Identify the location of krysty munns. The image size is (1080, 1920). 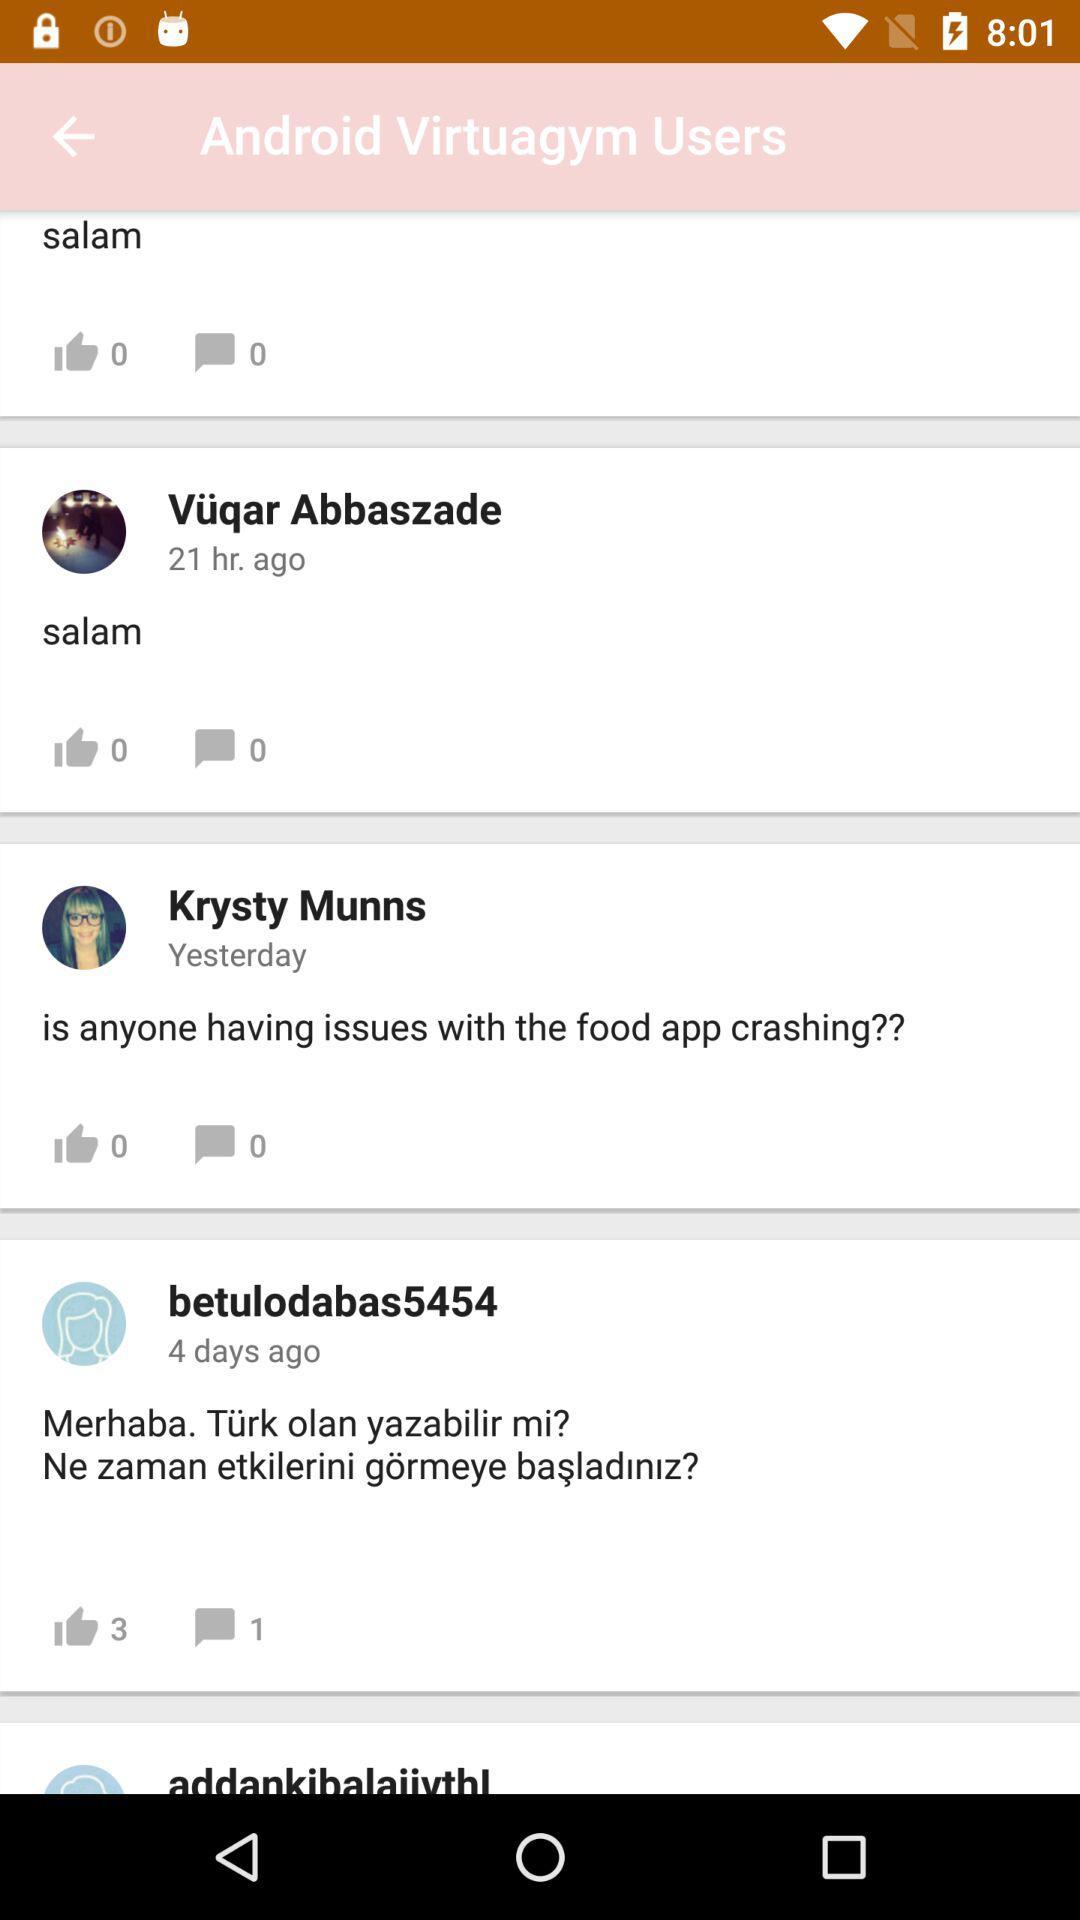
(297, 902).